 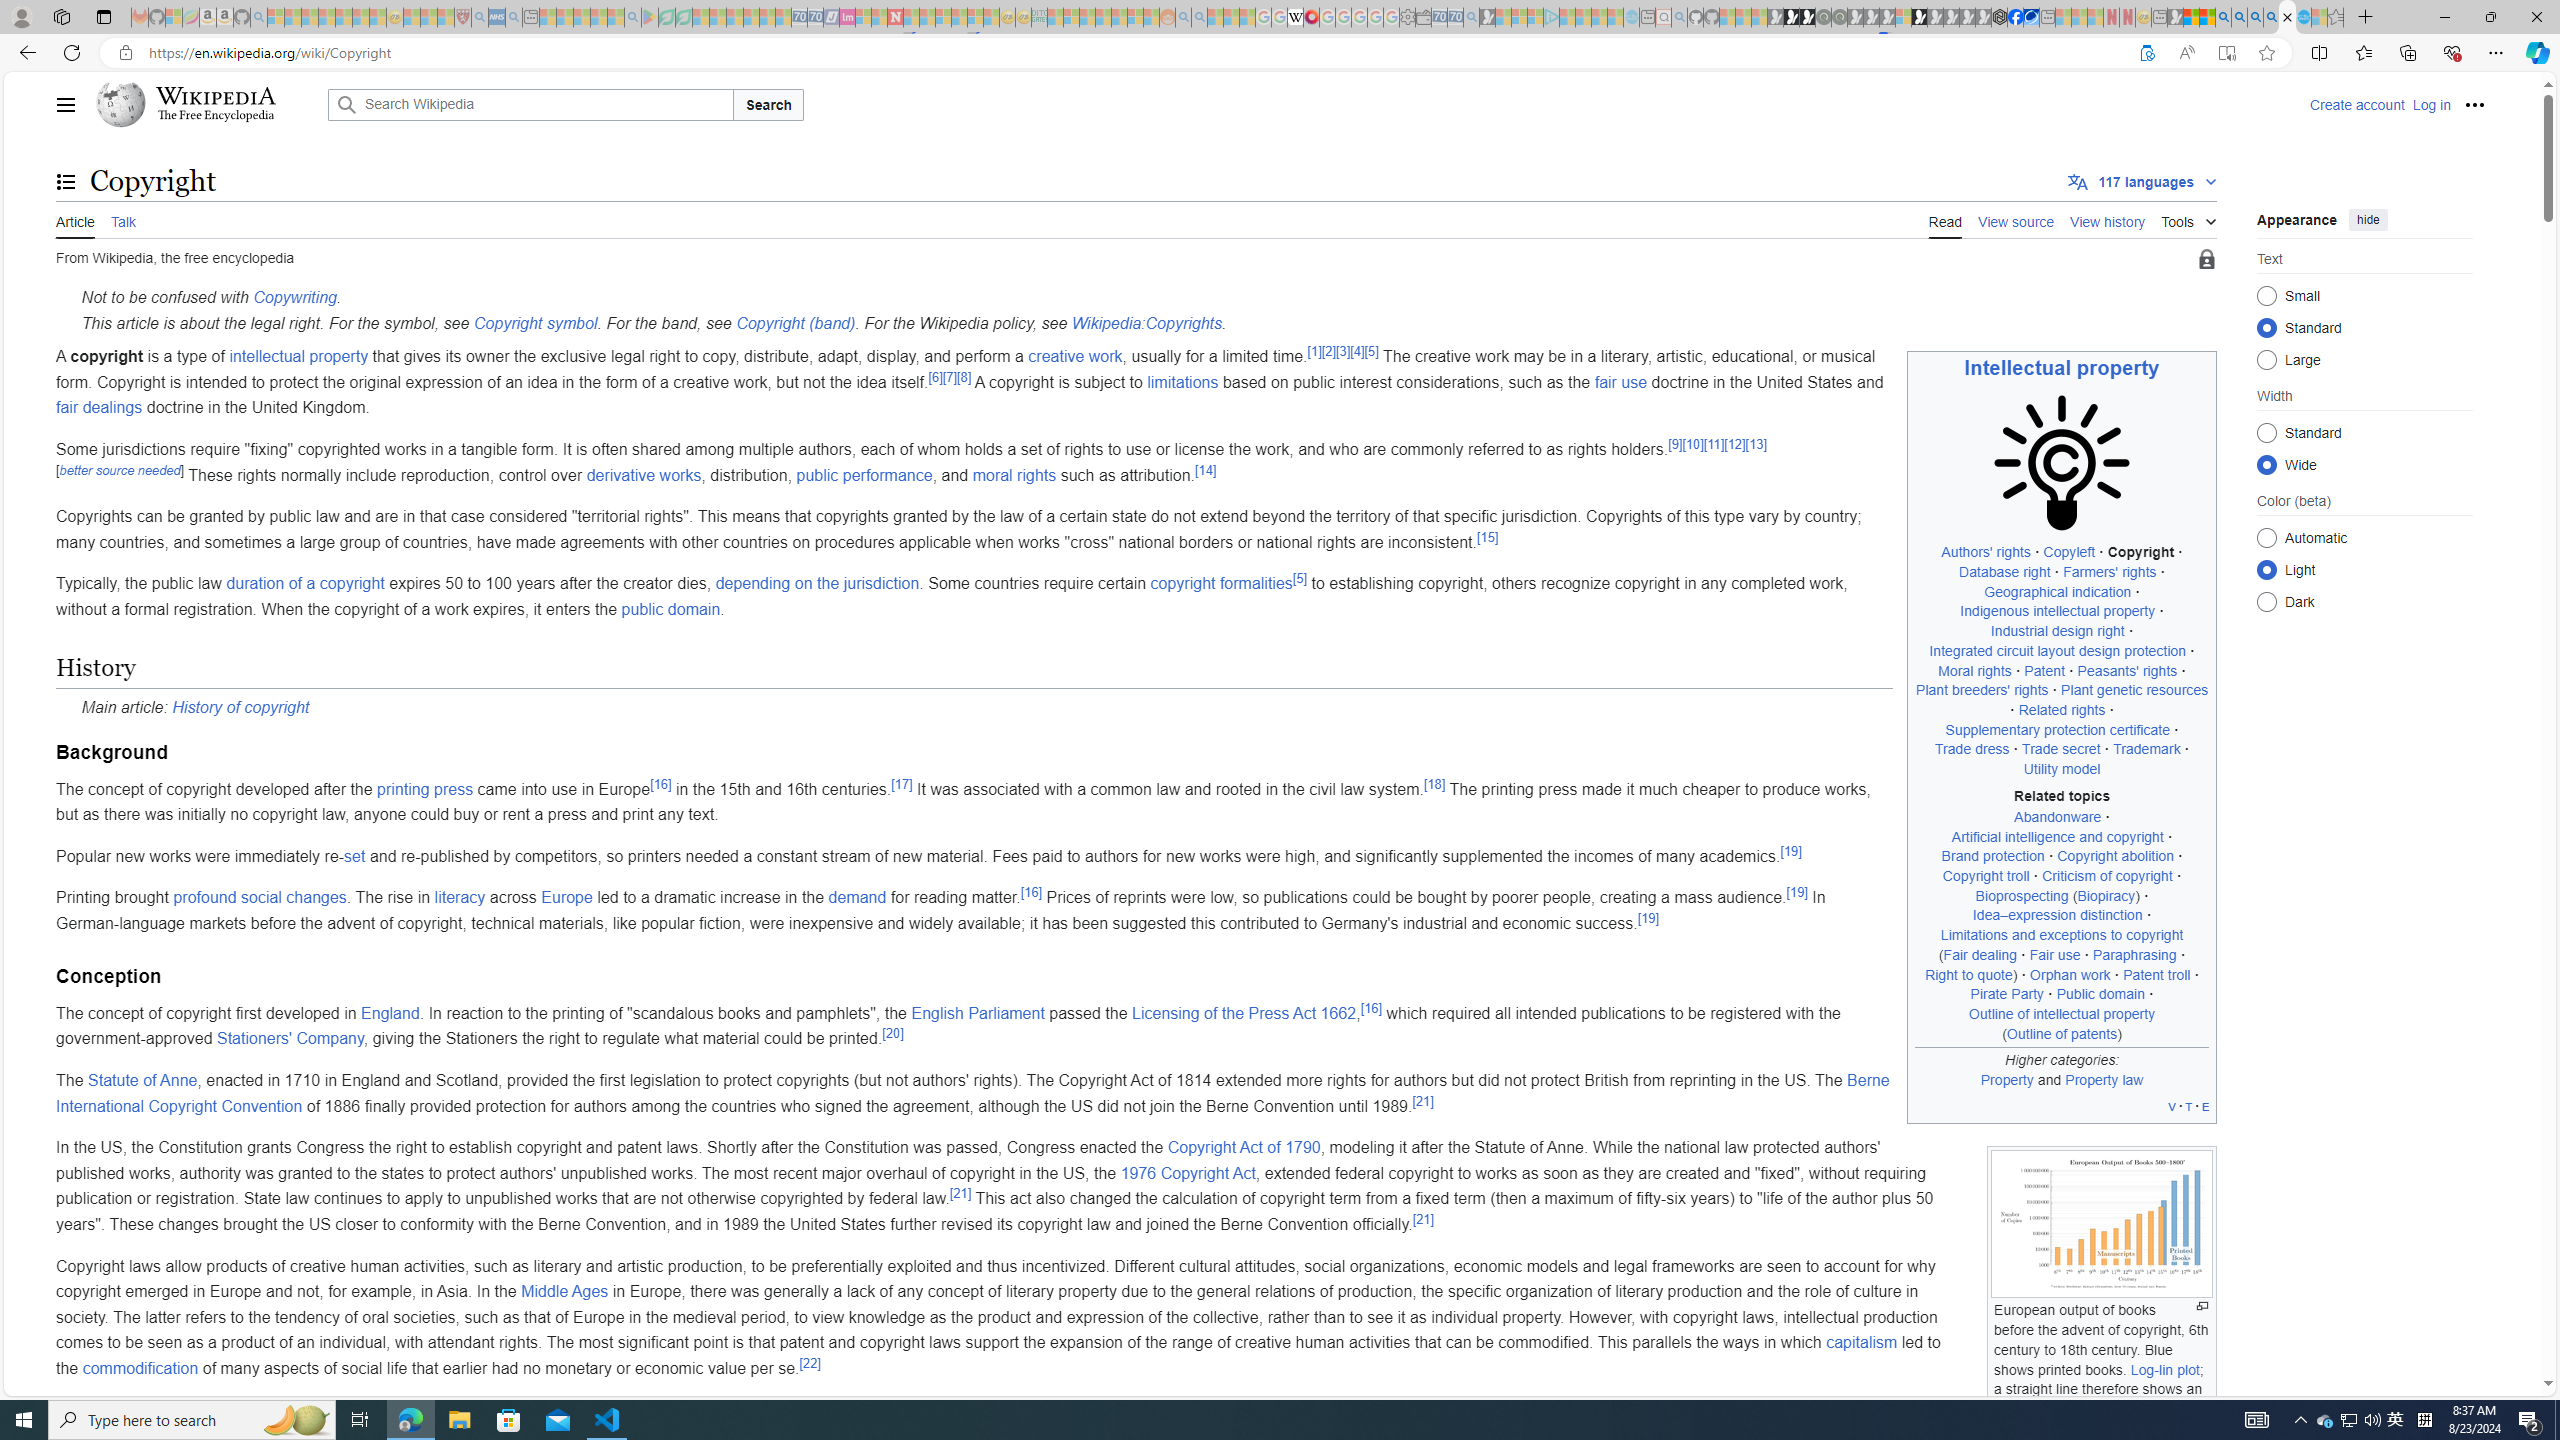 What do you see at coordinates (240, 706) in the screenshot?
I see `'History of copyright'` at bounding box center [240, 706].